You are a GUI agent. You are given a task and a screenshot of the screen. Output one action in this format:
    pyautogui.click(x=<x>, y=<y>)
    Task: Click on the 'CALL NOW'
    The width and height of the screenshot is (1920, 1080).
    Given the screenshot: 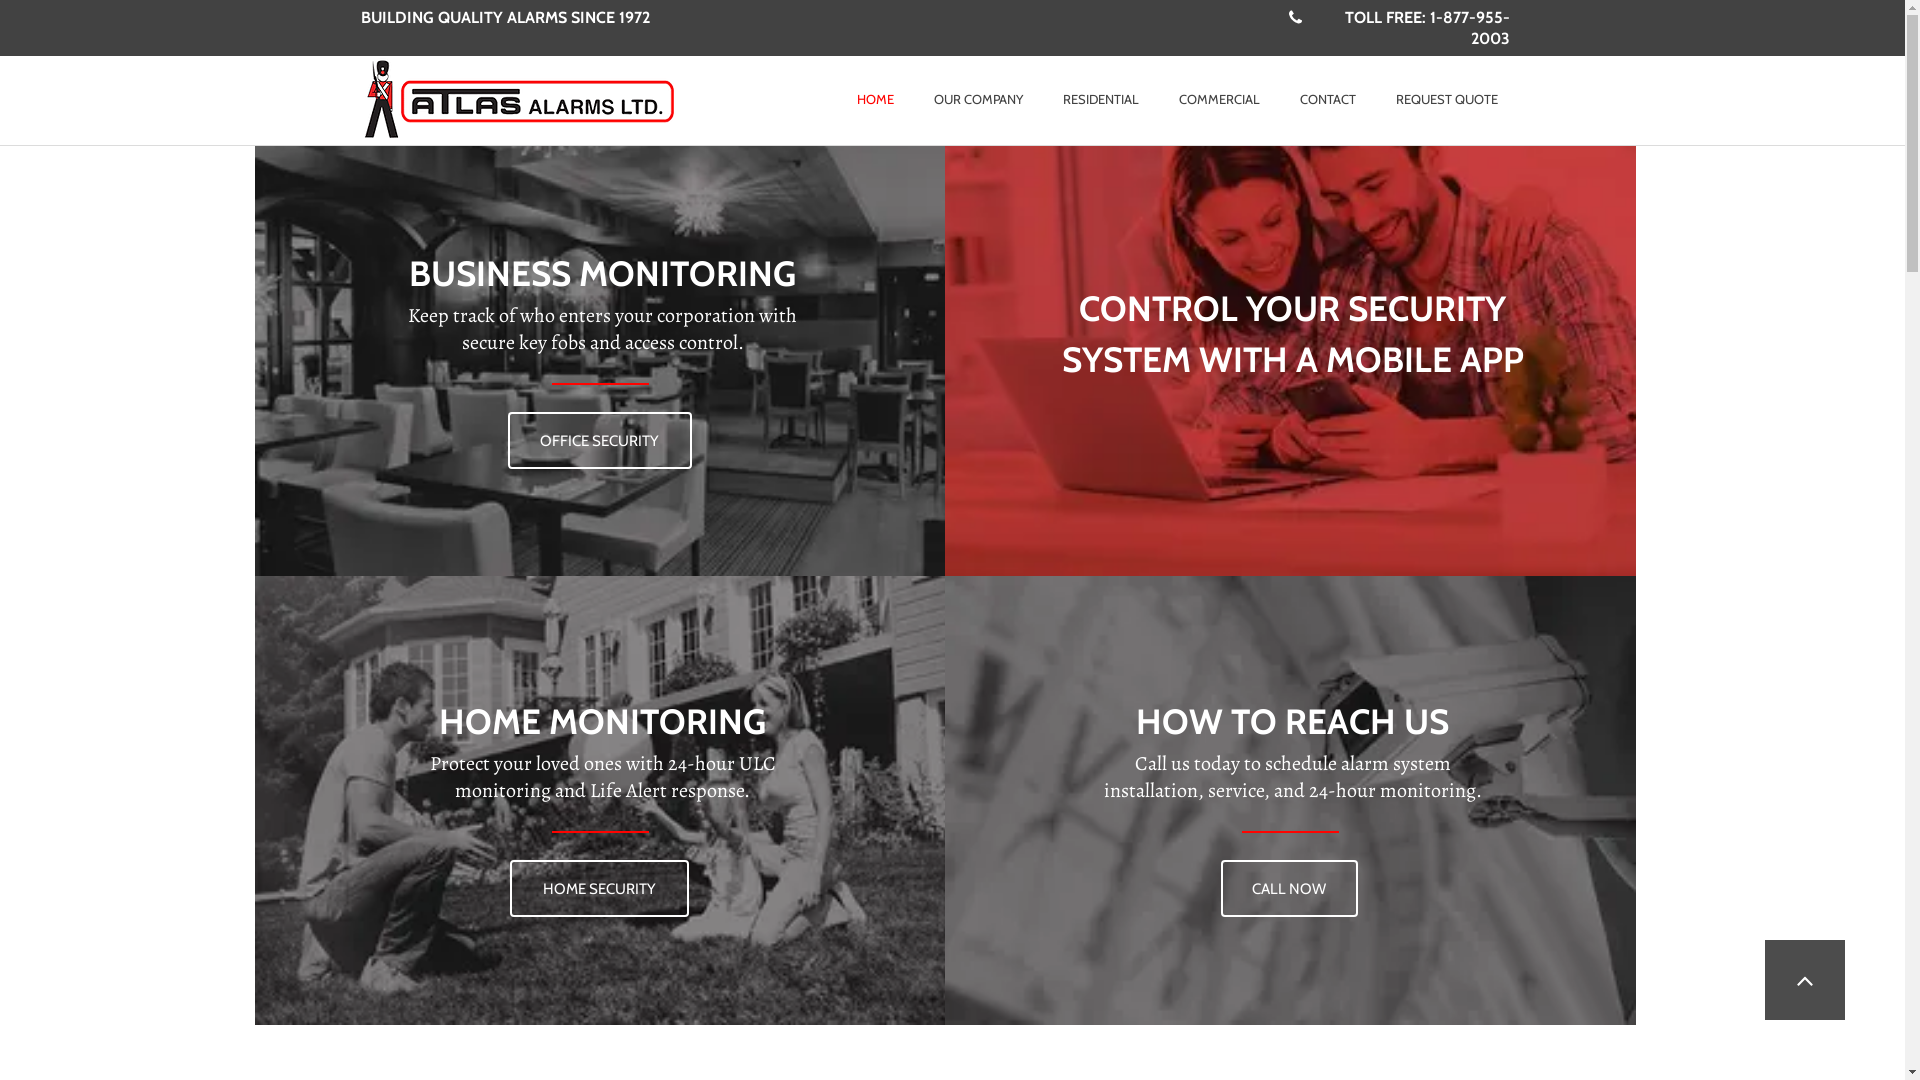 What is the action you would take?
    pyautogui.click(x=1288, y=887)
    